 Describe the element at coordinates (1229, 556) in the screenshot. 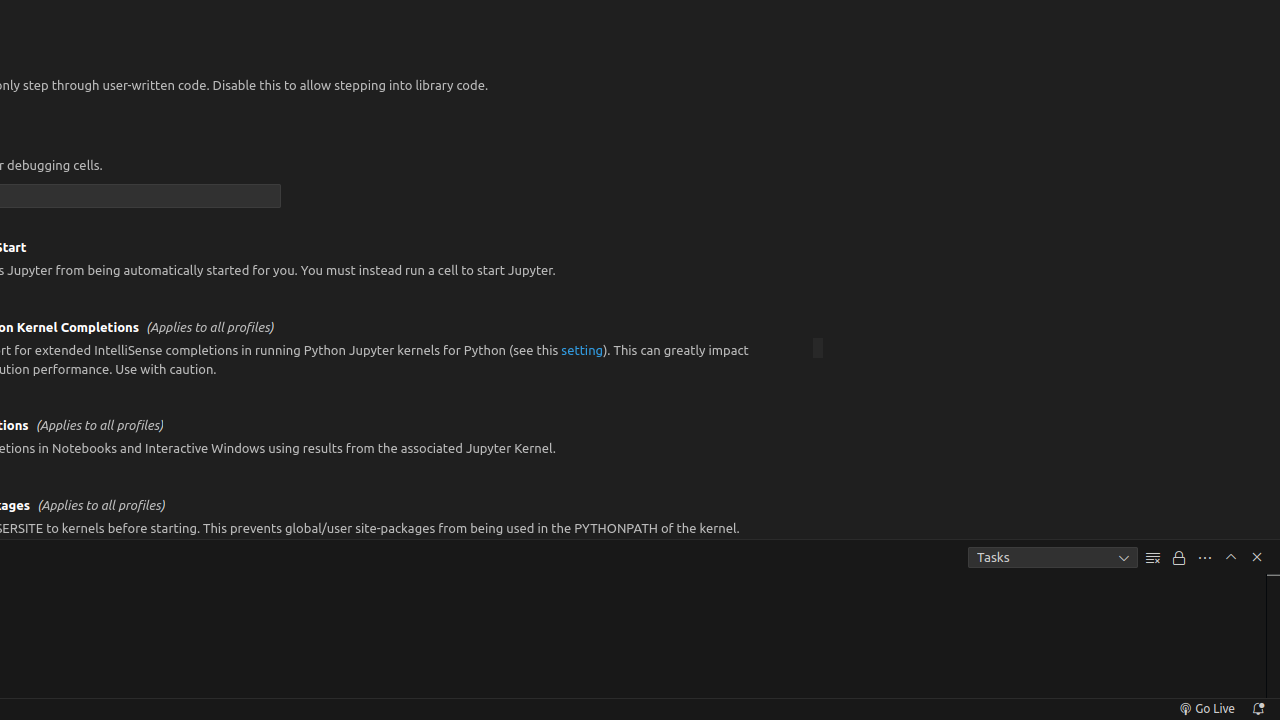

I see `'Maximize Panel Size'` at that location.